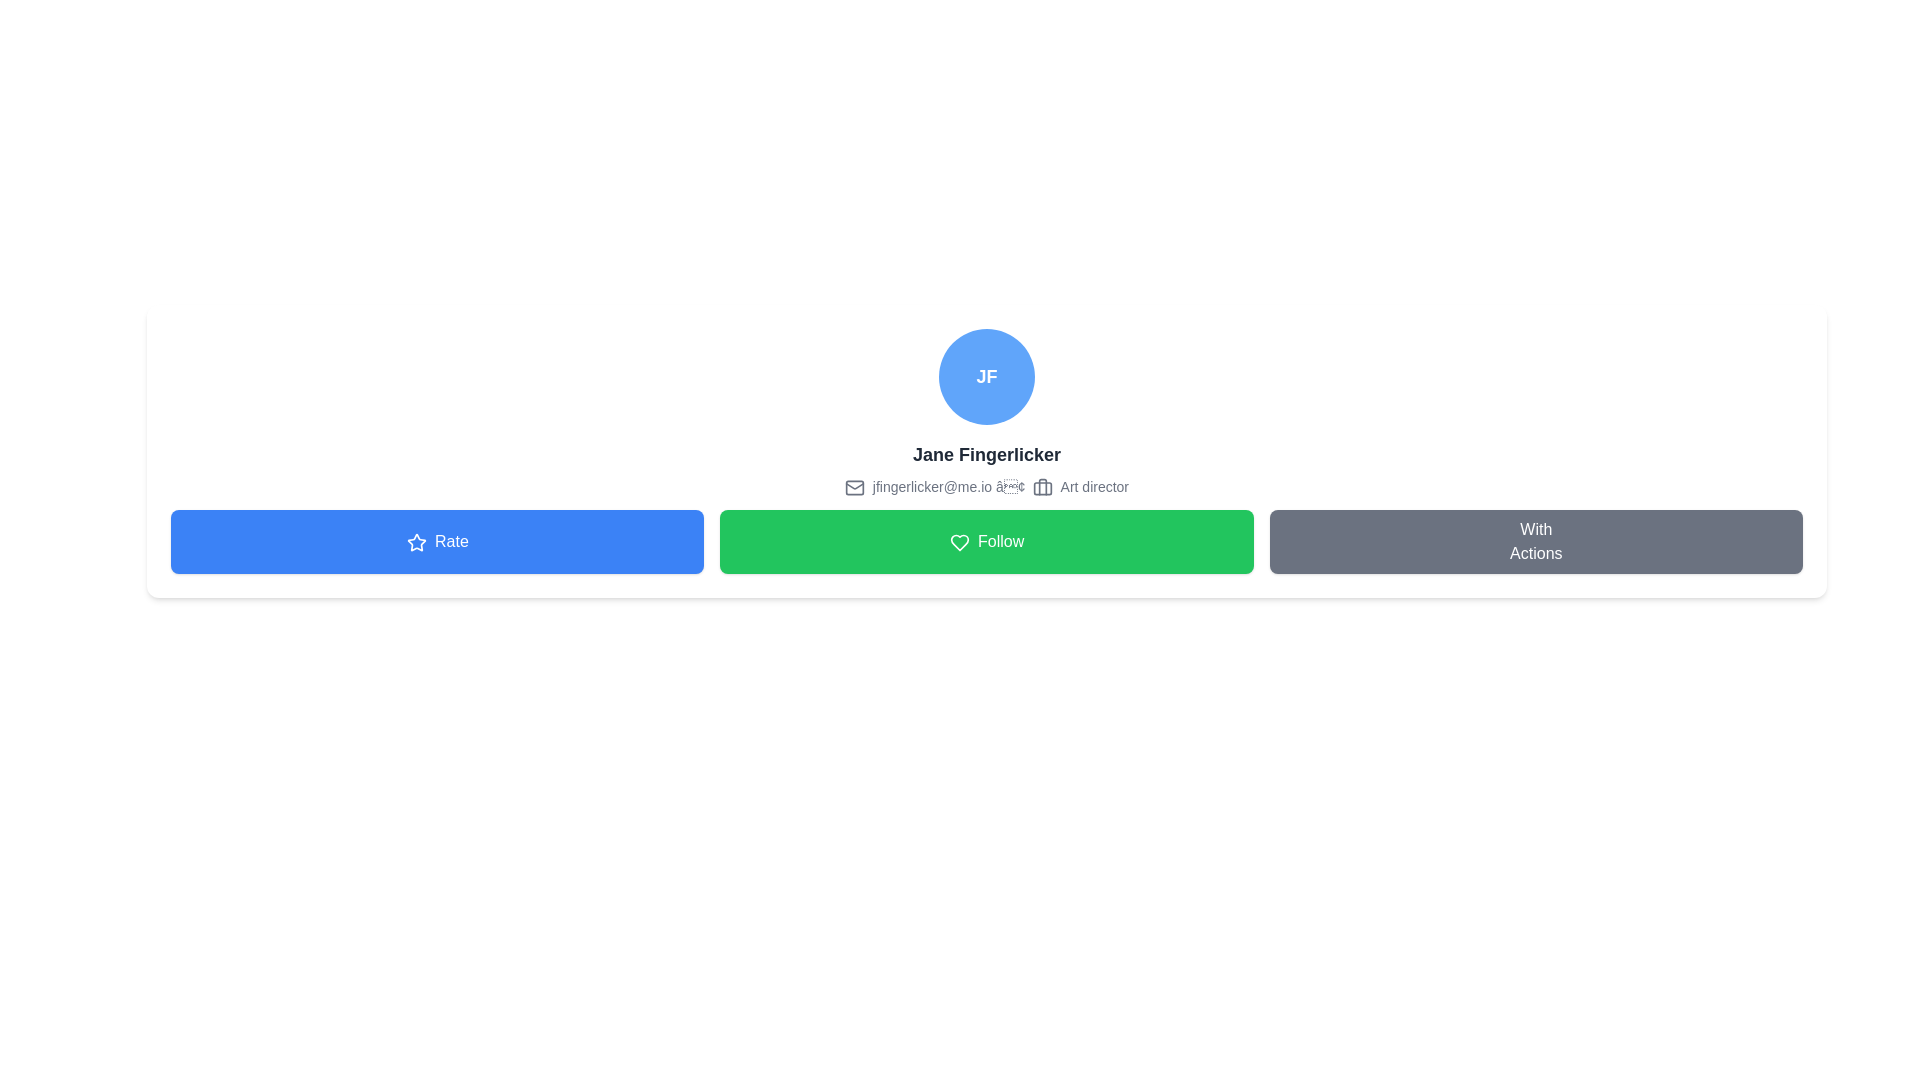  I want to click on the SVG Rectangle representing the body of the email icon, which is located centrally below the email address text field and the user's name, so click(854, 488).